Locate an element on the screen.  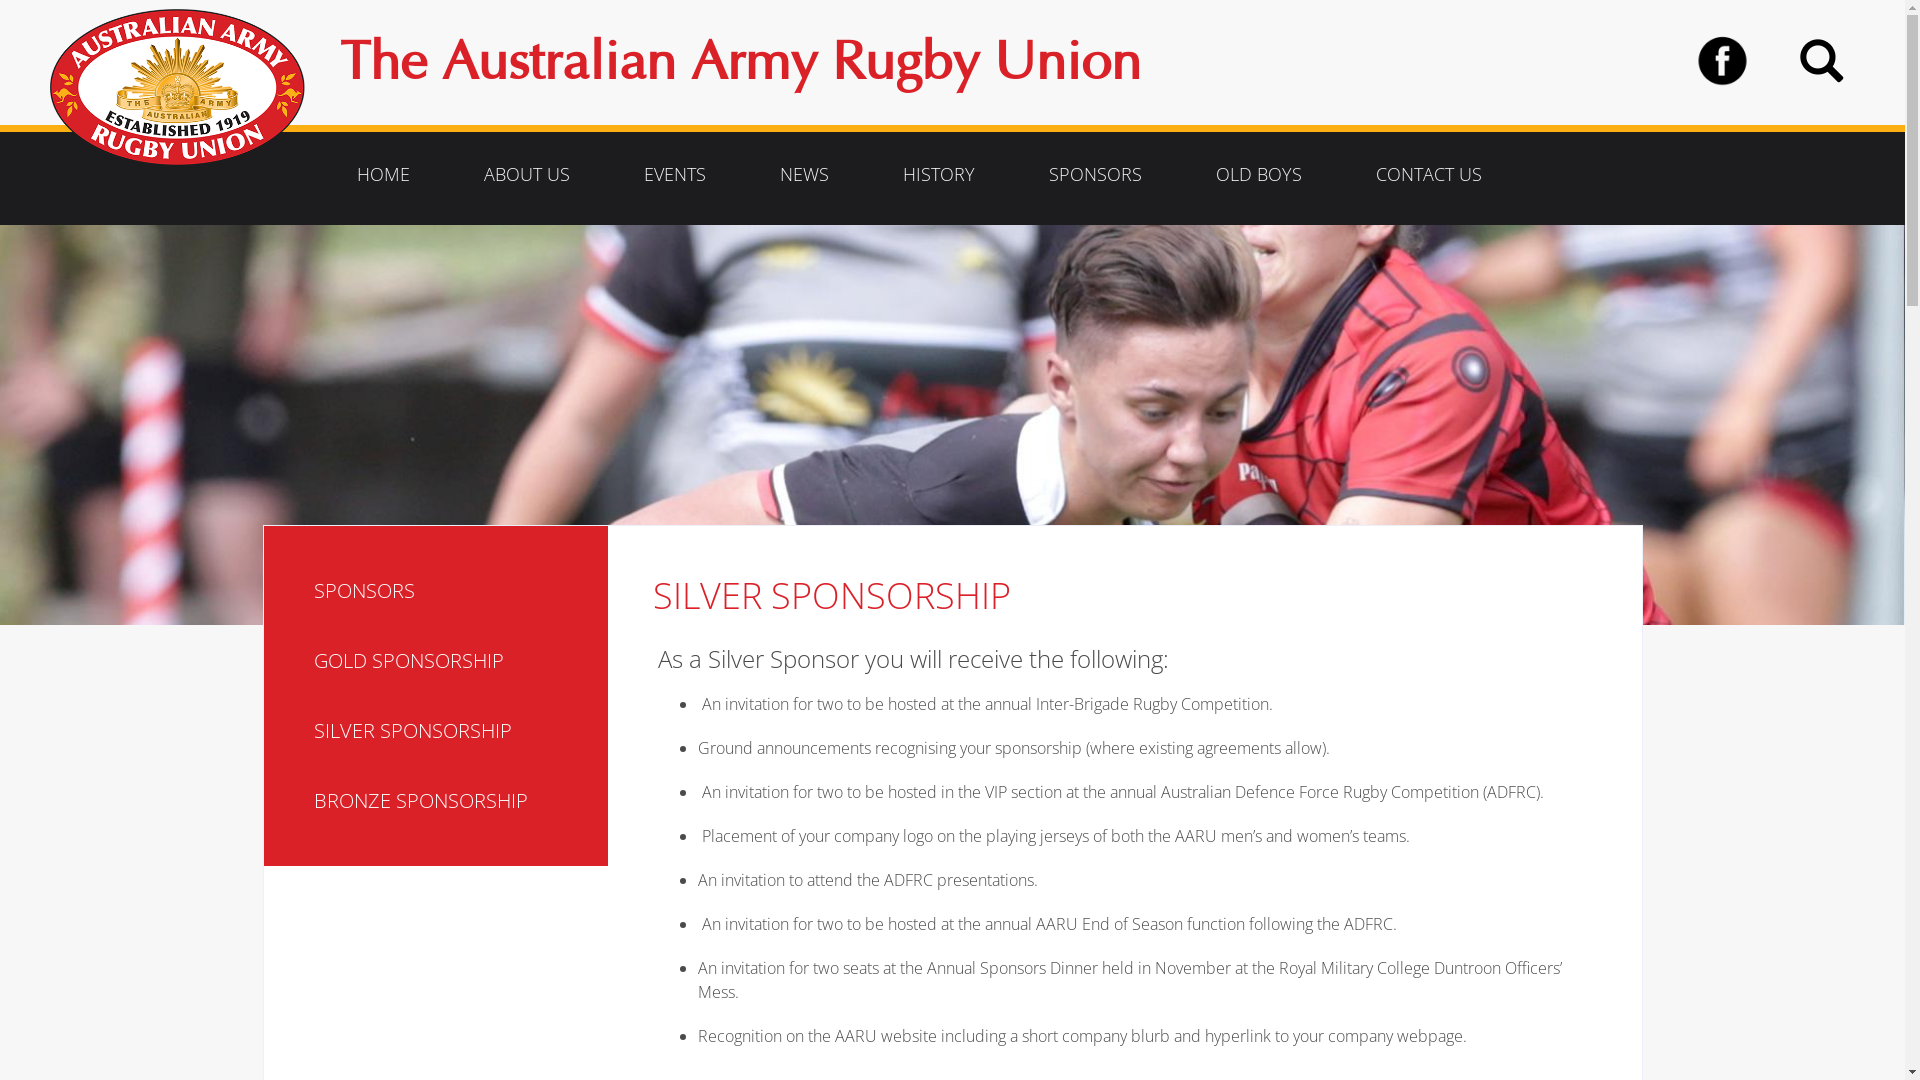
'GOLD SPONSORSHIP' is located at coordinates (312, 660).